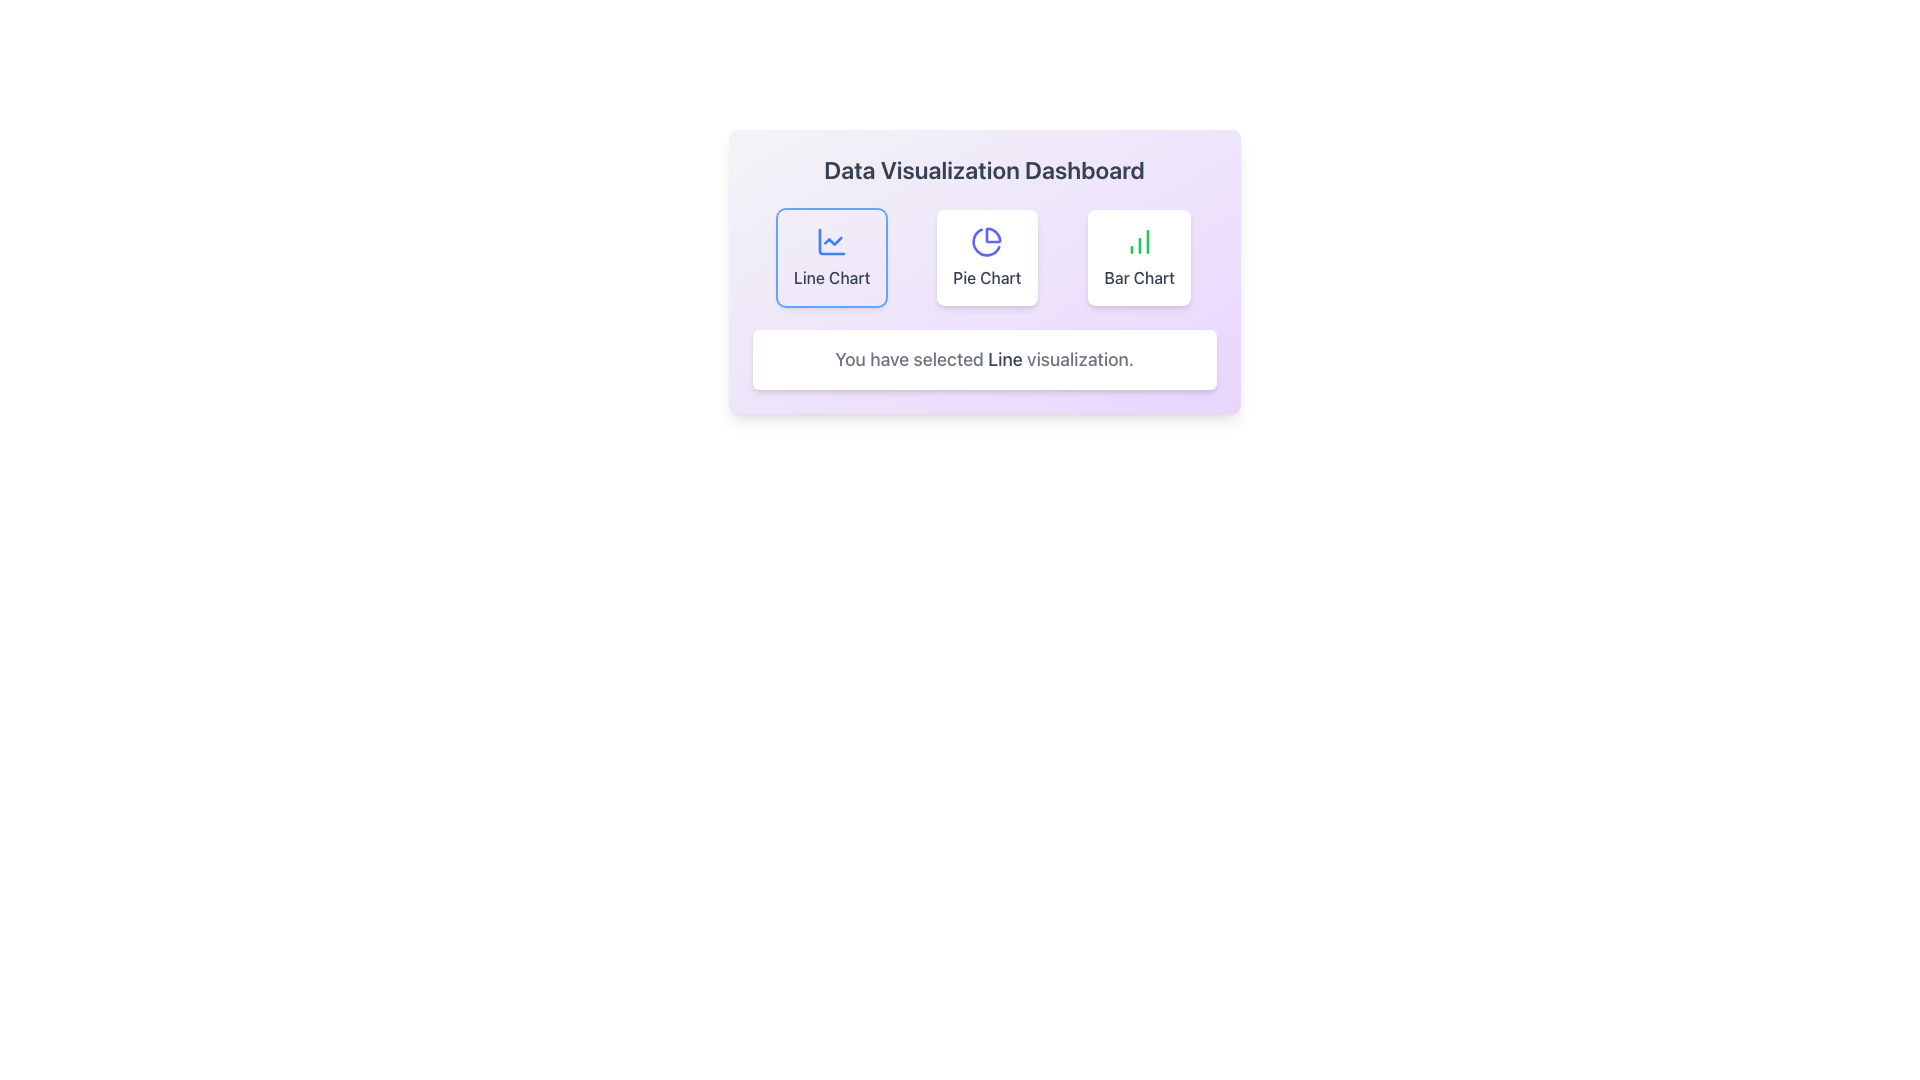 Image resolution: width=1920 pixels, height=1080 pixels. I want to click on the text label that reads 'Pie Chart', which is styled in gray color and positioned below its corresponding icon within a modern design layout, so click(987, 277).